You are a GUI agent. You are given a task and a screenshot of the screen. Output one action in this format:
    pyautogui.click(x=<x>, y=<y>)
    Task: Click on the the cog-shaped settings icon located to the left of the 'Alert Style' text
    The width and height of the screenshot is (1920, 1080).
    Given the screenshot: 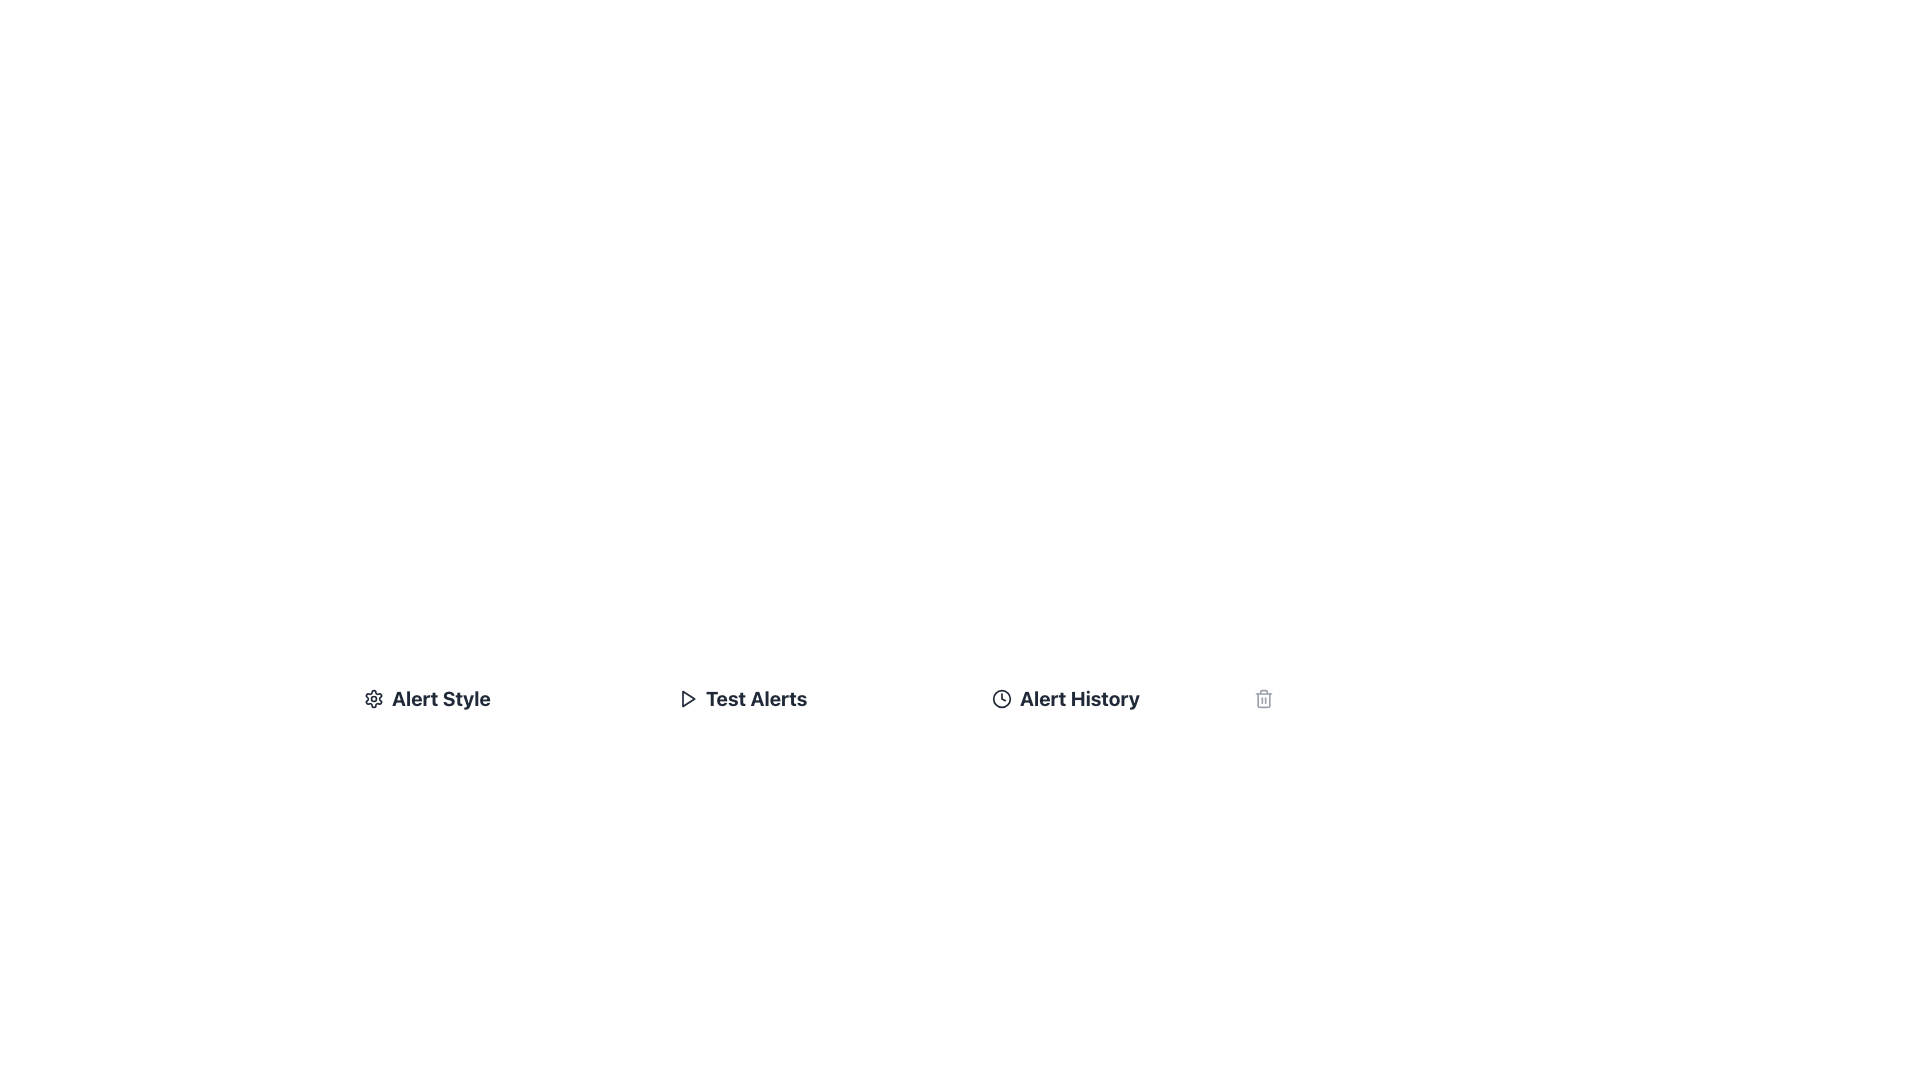 What is the action you would take?
    pyautogui.click(x=374, y=697)
    